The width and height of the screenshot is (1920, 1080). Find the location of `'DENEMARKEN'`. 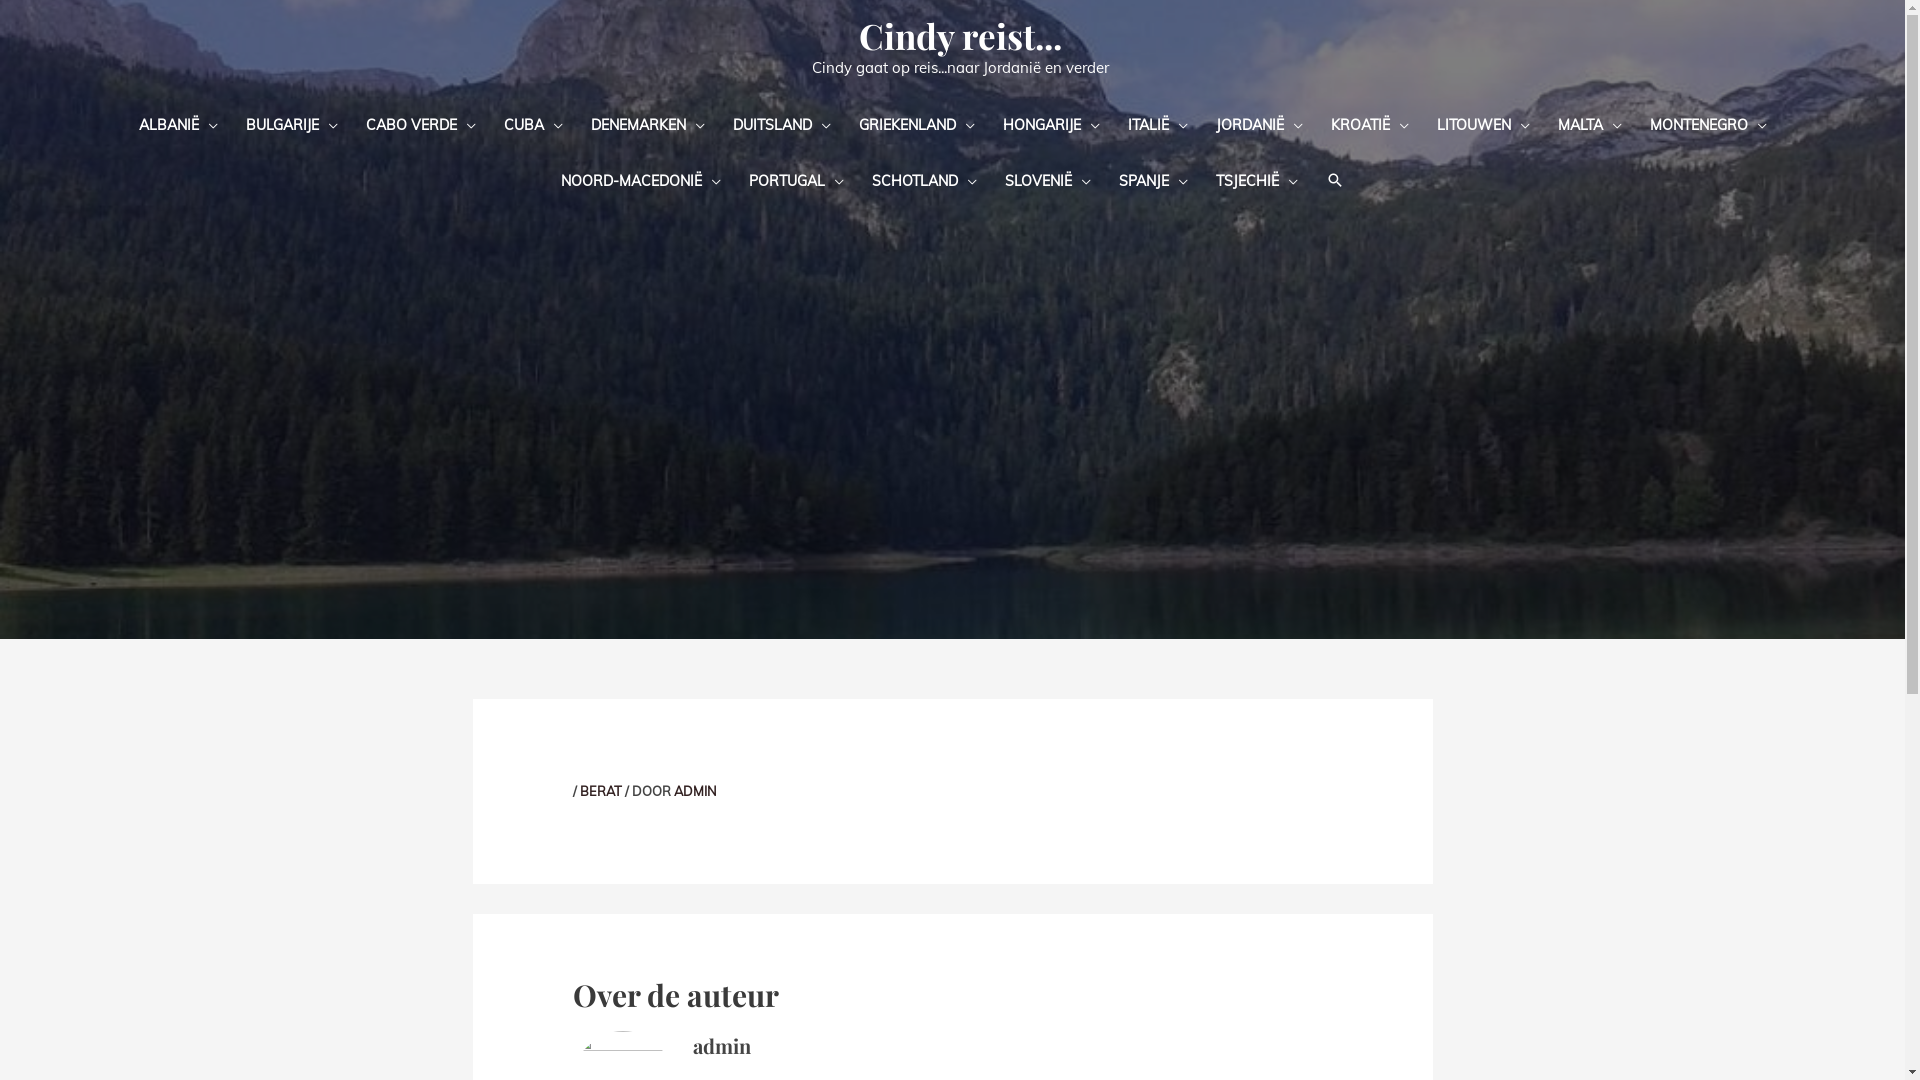

'DENEMARKEN' is located at coordinates (647, 123).